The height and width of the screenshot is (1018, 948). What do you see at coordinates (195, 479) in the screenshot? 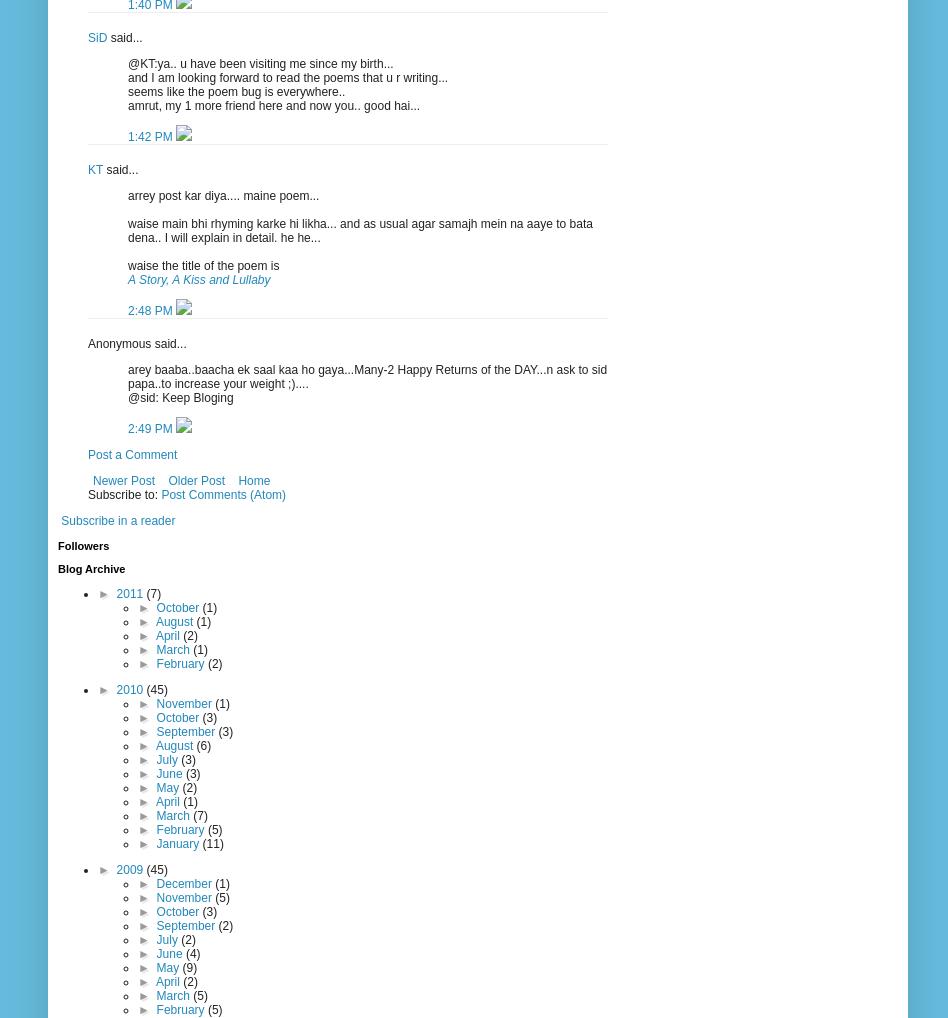
I see `'Older Post'` at bounding box center [195, 479].